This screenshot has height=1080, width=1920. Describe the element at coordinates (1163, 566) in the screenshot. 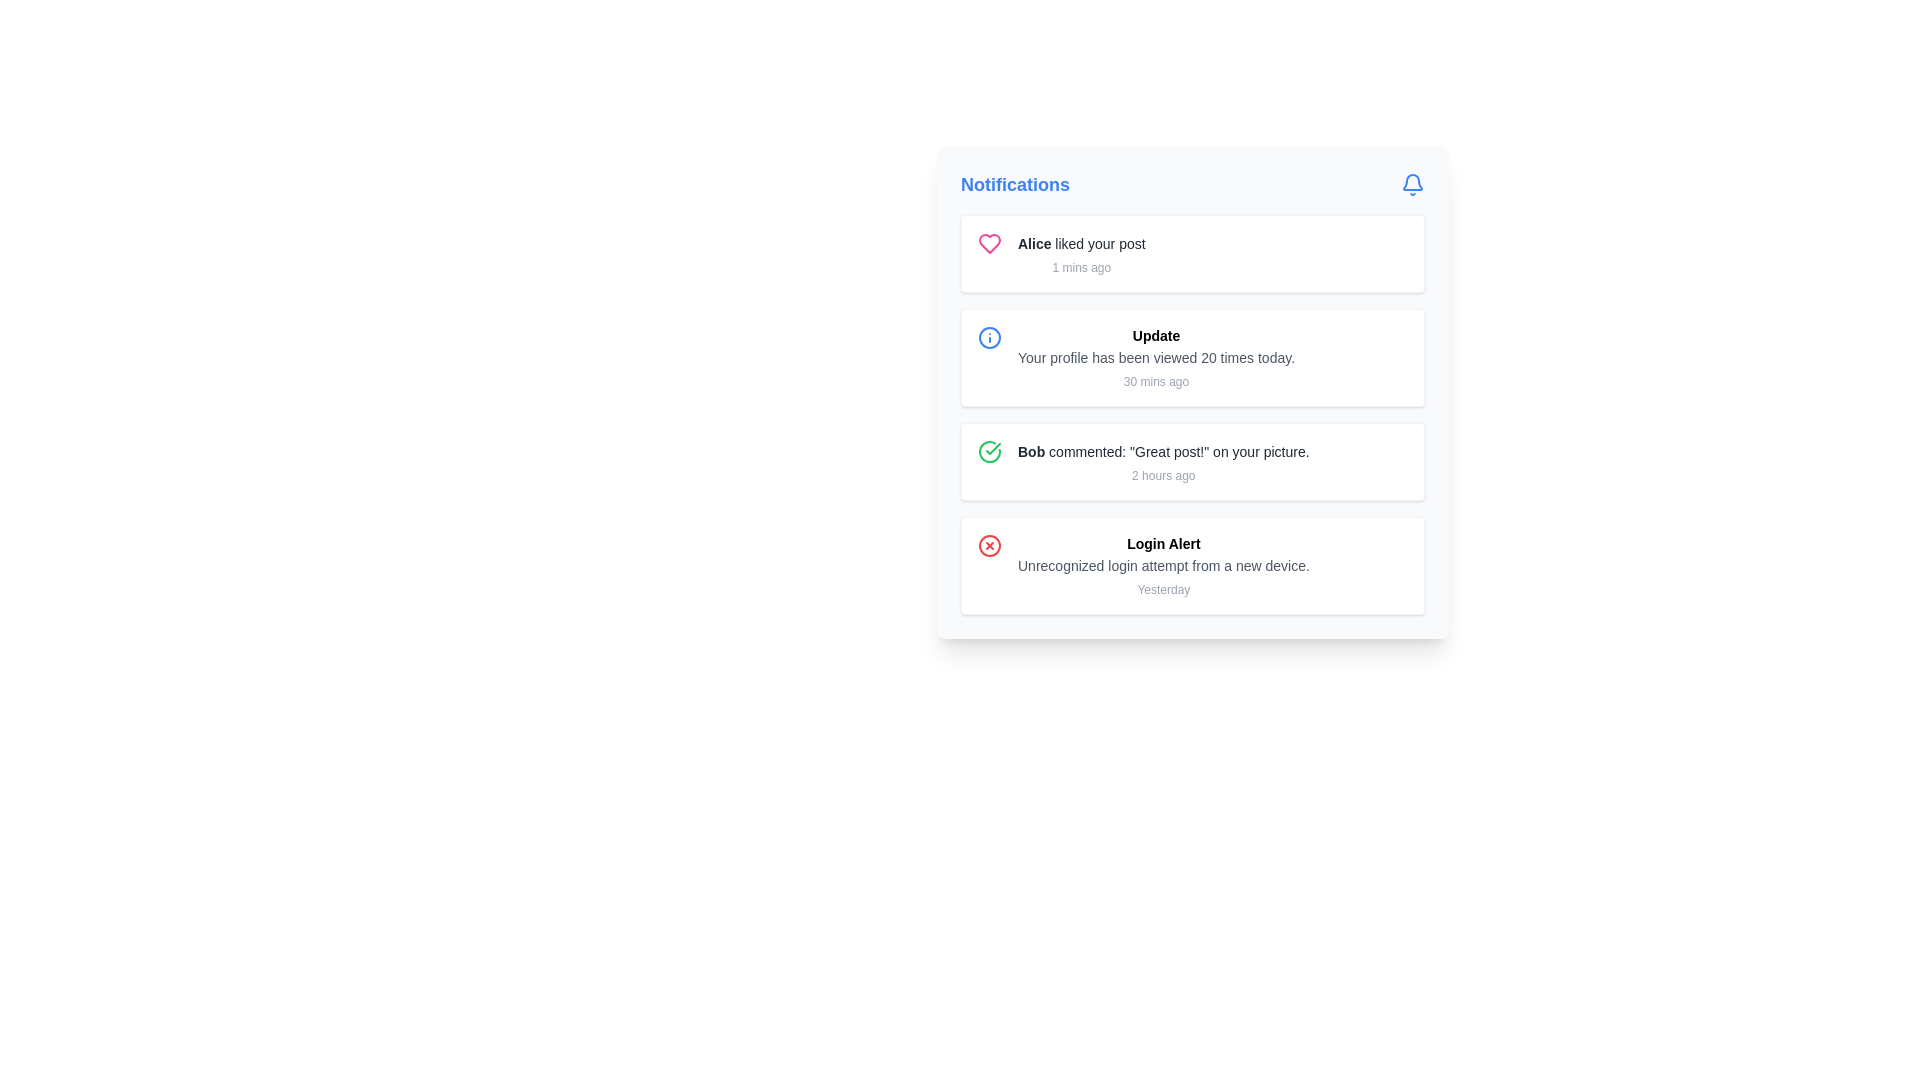

I see `the content of the Notification item titled 'Login Alert', which displays an alert about an unrecognized login attempt from a new device` at that location.